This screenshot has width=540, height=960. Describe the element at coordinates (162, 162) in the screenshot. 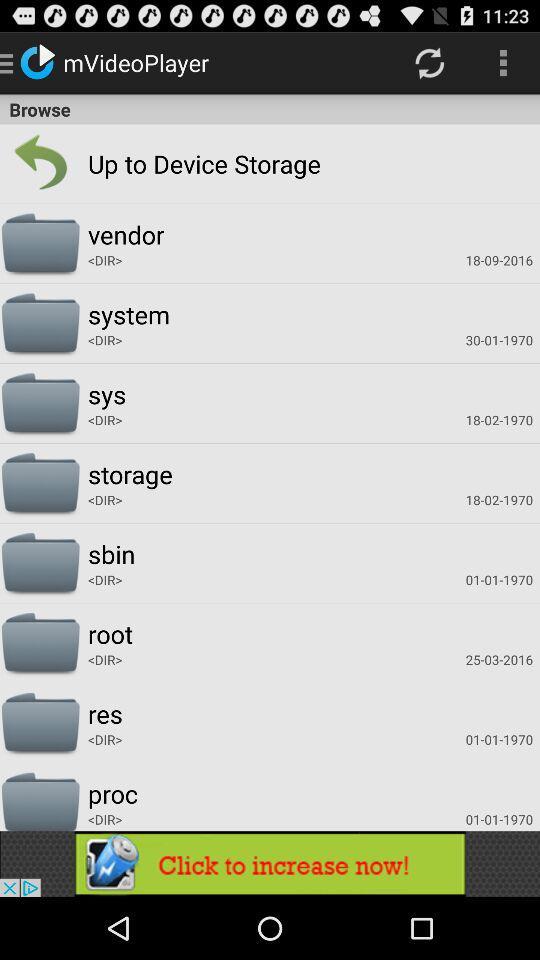

I see `the icon below the browse icon` at that location.